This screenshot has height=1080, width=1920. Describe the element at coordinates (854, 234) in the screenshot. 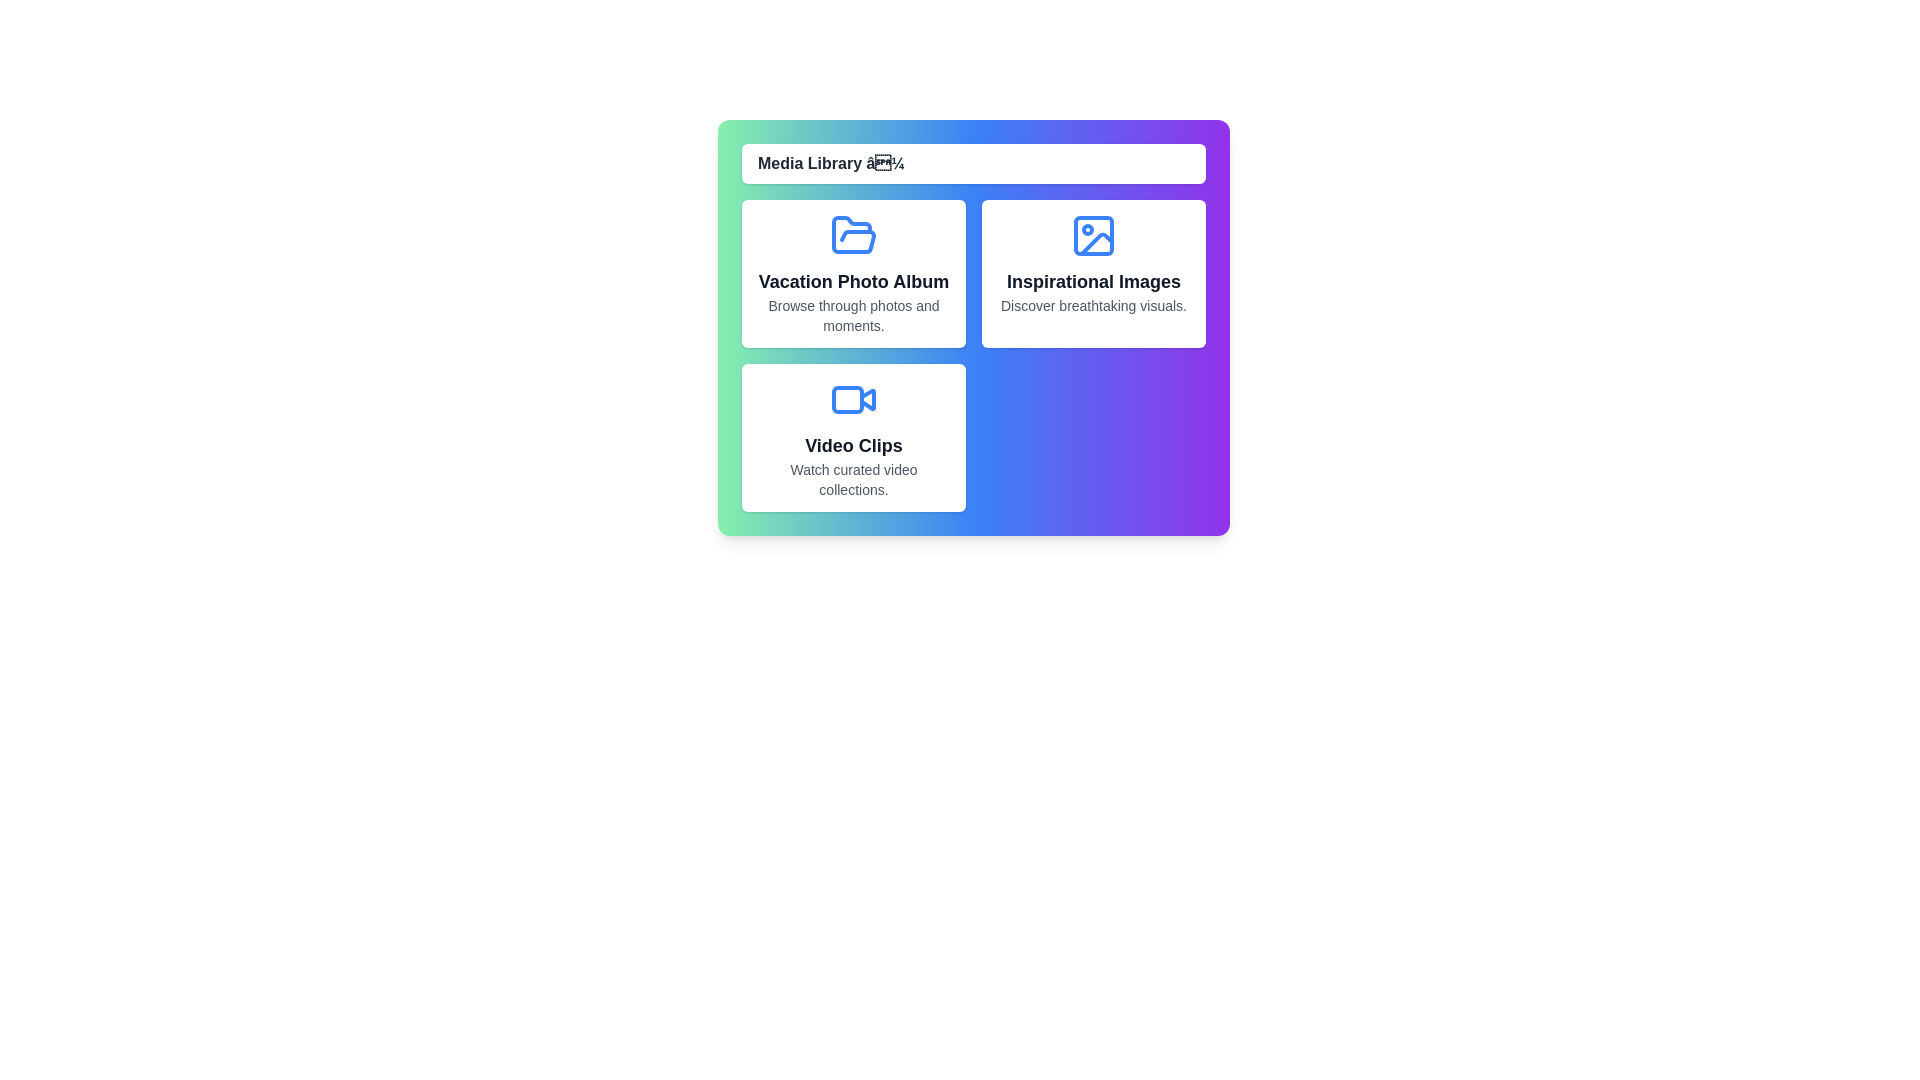

I see `the icon of the media item Vacation Photo Album` at that location.